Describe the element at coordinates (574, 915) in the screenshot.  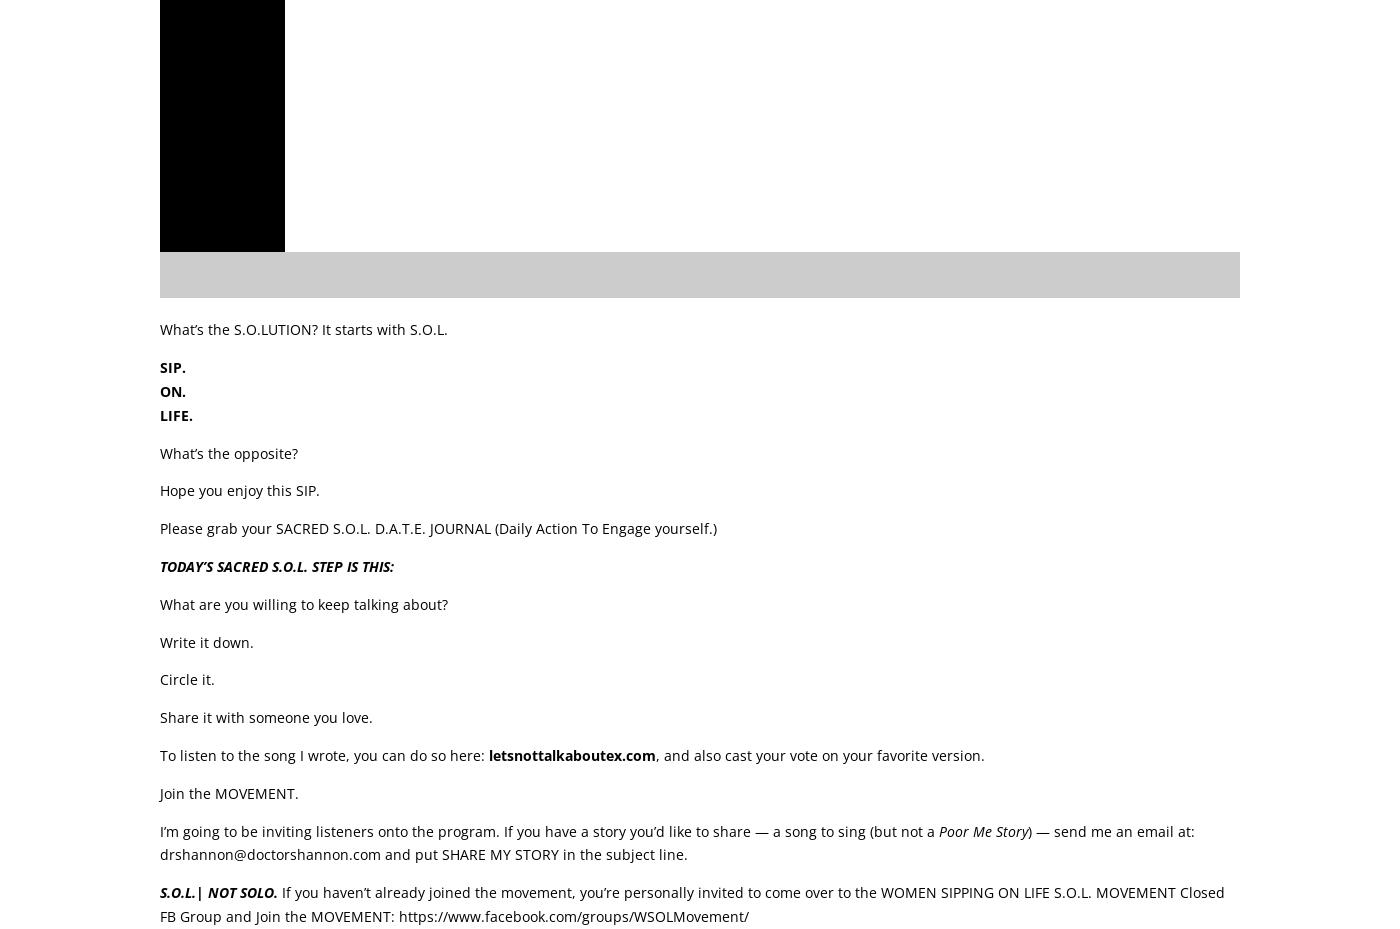
I see `'https://www.facebook.com/groups/WSOLMovement/'` at that location.